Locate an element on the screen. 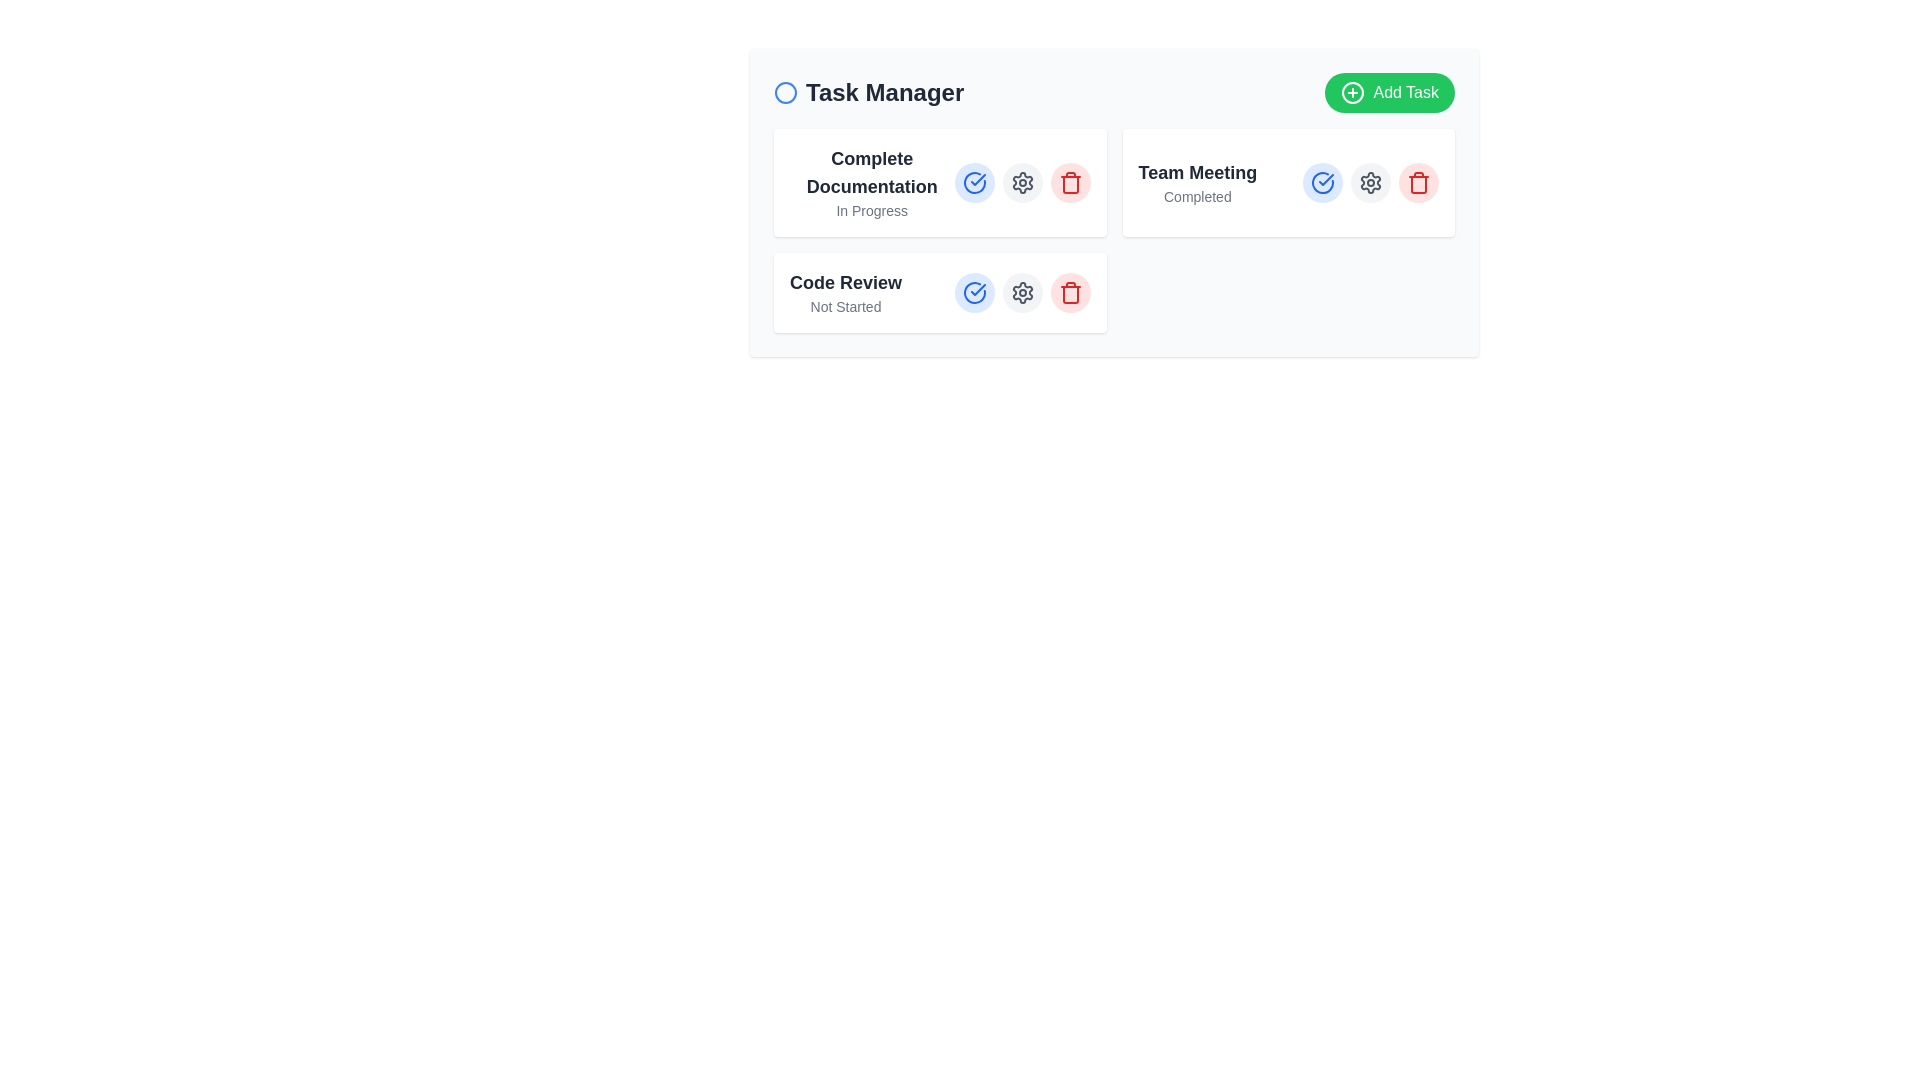 The height and width of the screenshot is (1080, 1920). the circular red button with a trash icon, which is the third button in the horizontal row of action buttons is located at coordinates (1418, 182).